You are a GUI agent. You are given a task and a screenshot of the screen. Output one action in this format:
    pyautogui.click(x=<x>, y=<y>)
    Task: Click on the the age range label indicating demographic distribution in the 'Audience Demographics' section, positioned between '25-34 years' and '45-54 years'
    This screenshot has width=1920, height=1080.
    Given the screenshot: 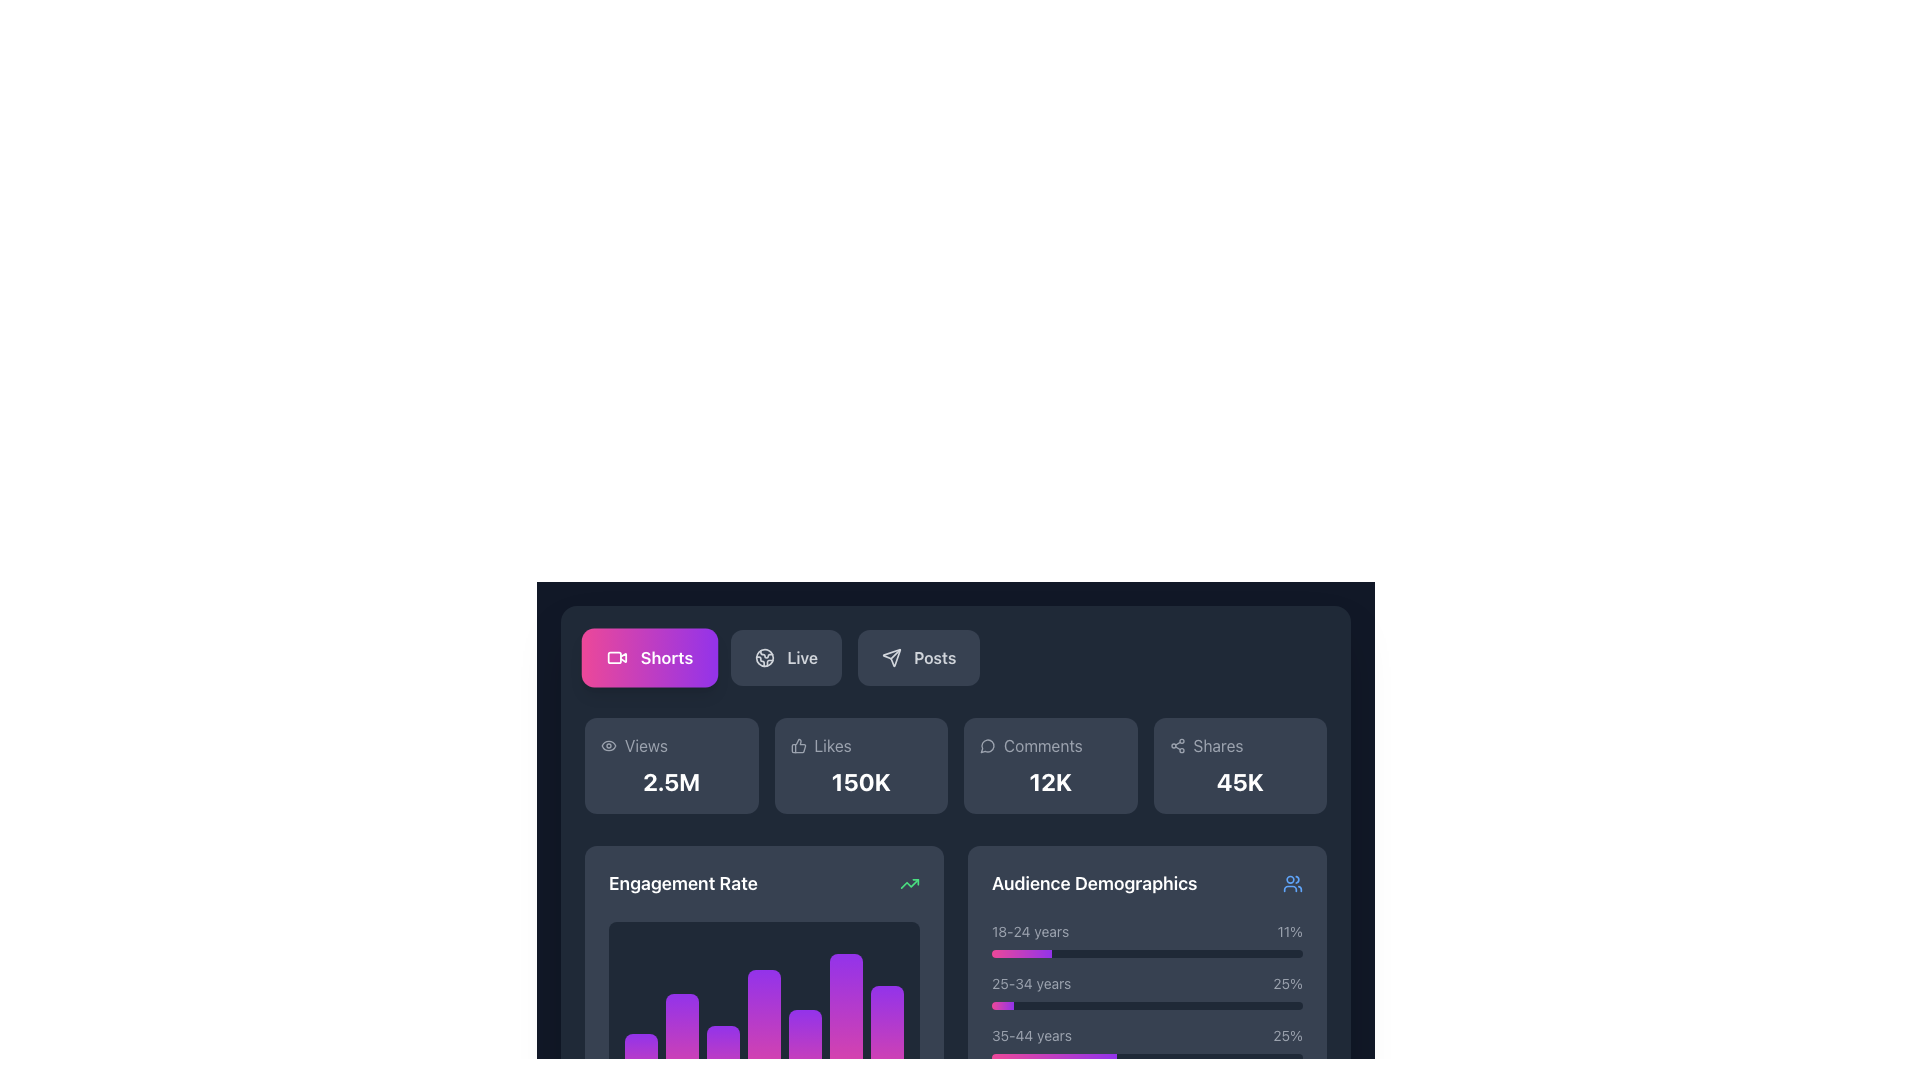 What is the action you would take?
    pyautogui.click(x=1032, y=1035)
    